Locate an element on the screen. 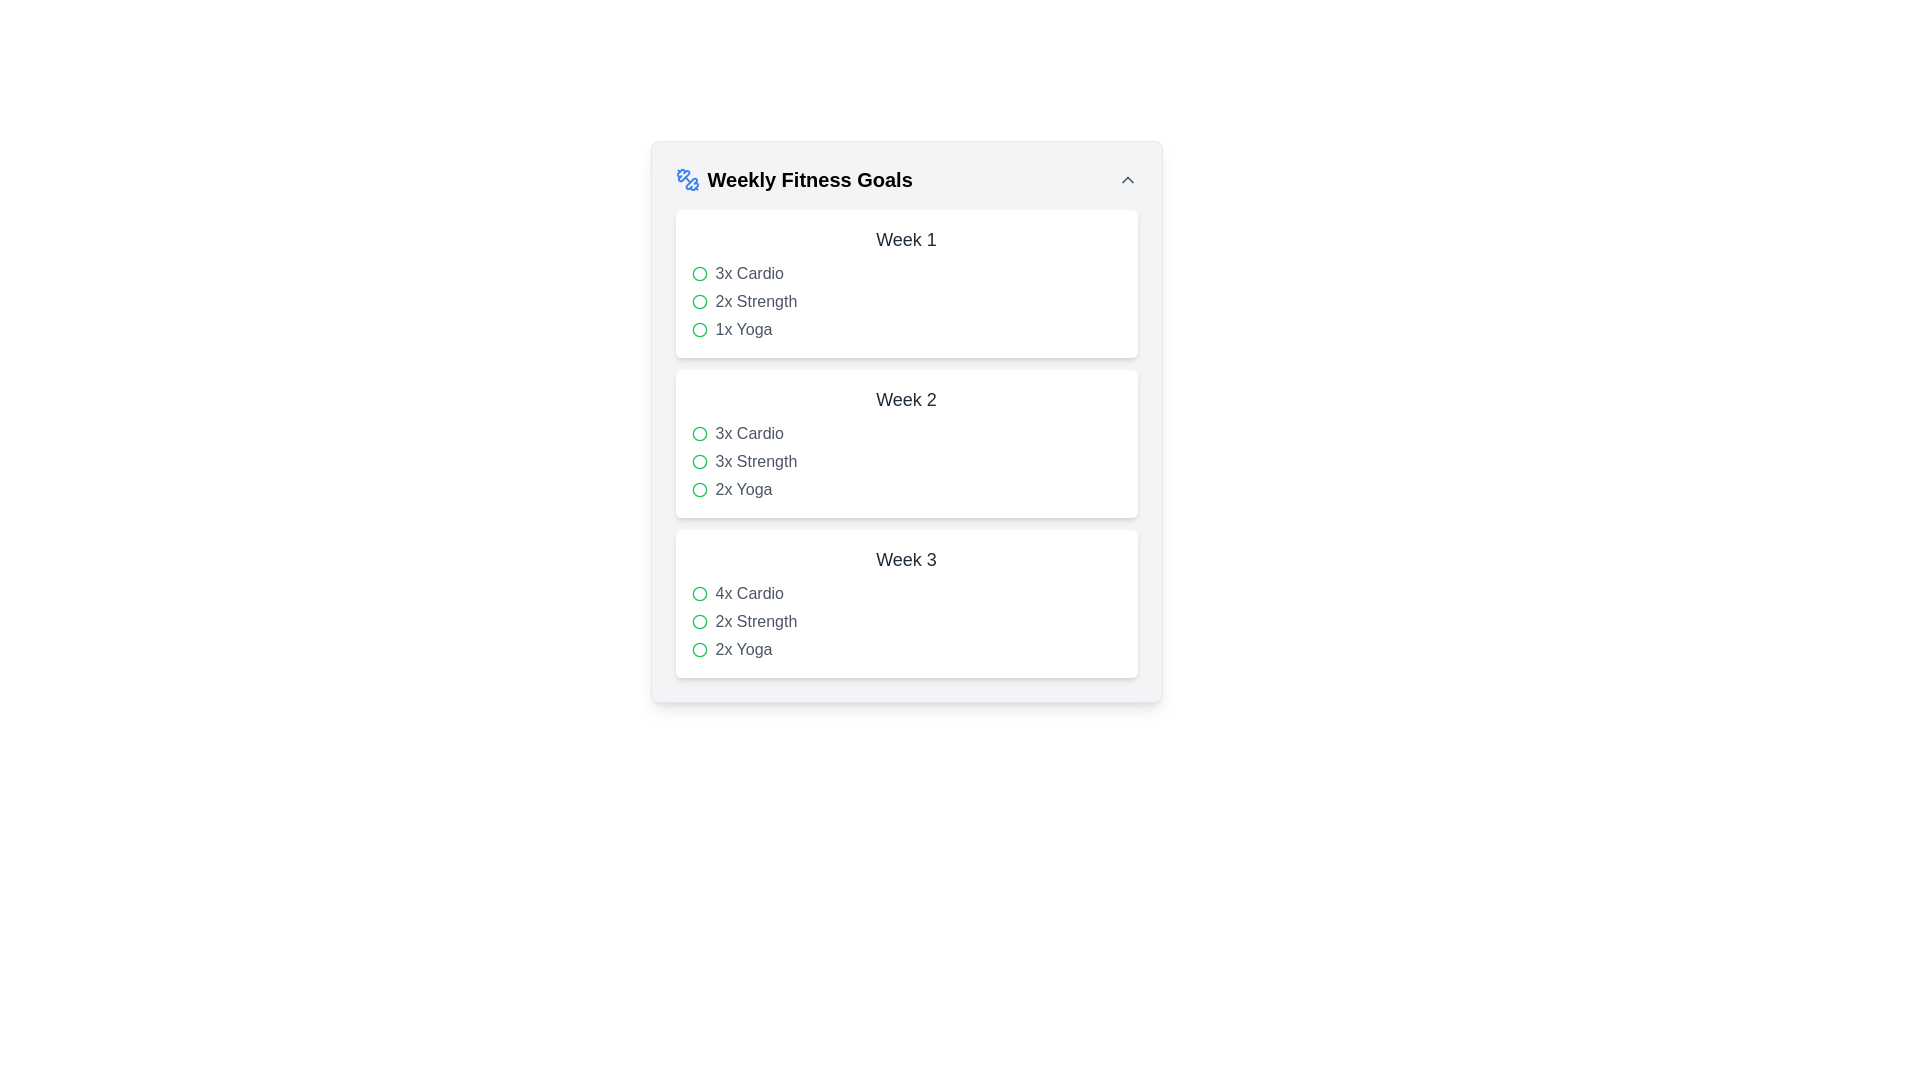  text of the text label indicating the number and type of cardio sessions planned for 'Week 3' in the 'Weekly Fitness Goals' panel is located at coordinates (748, 593).